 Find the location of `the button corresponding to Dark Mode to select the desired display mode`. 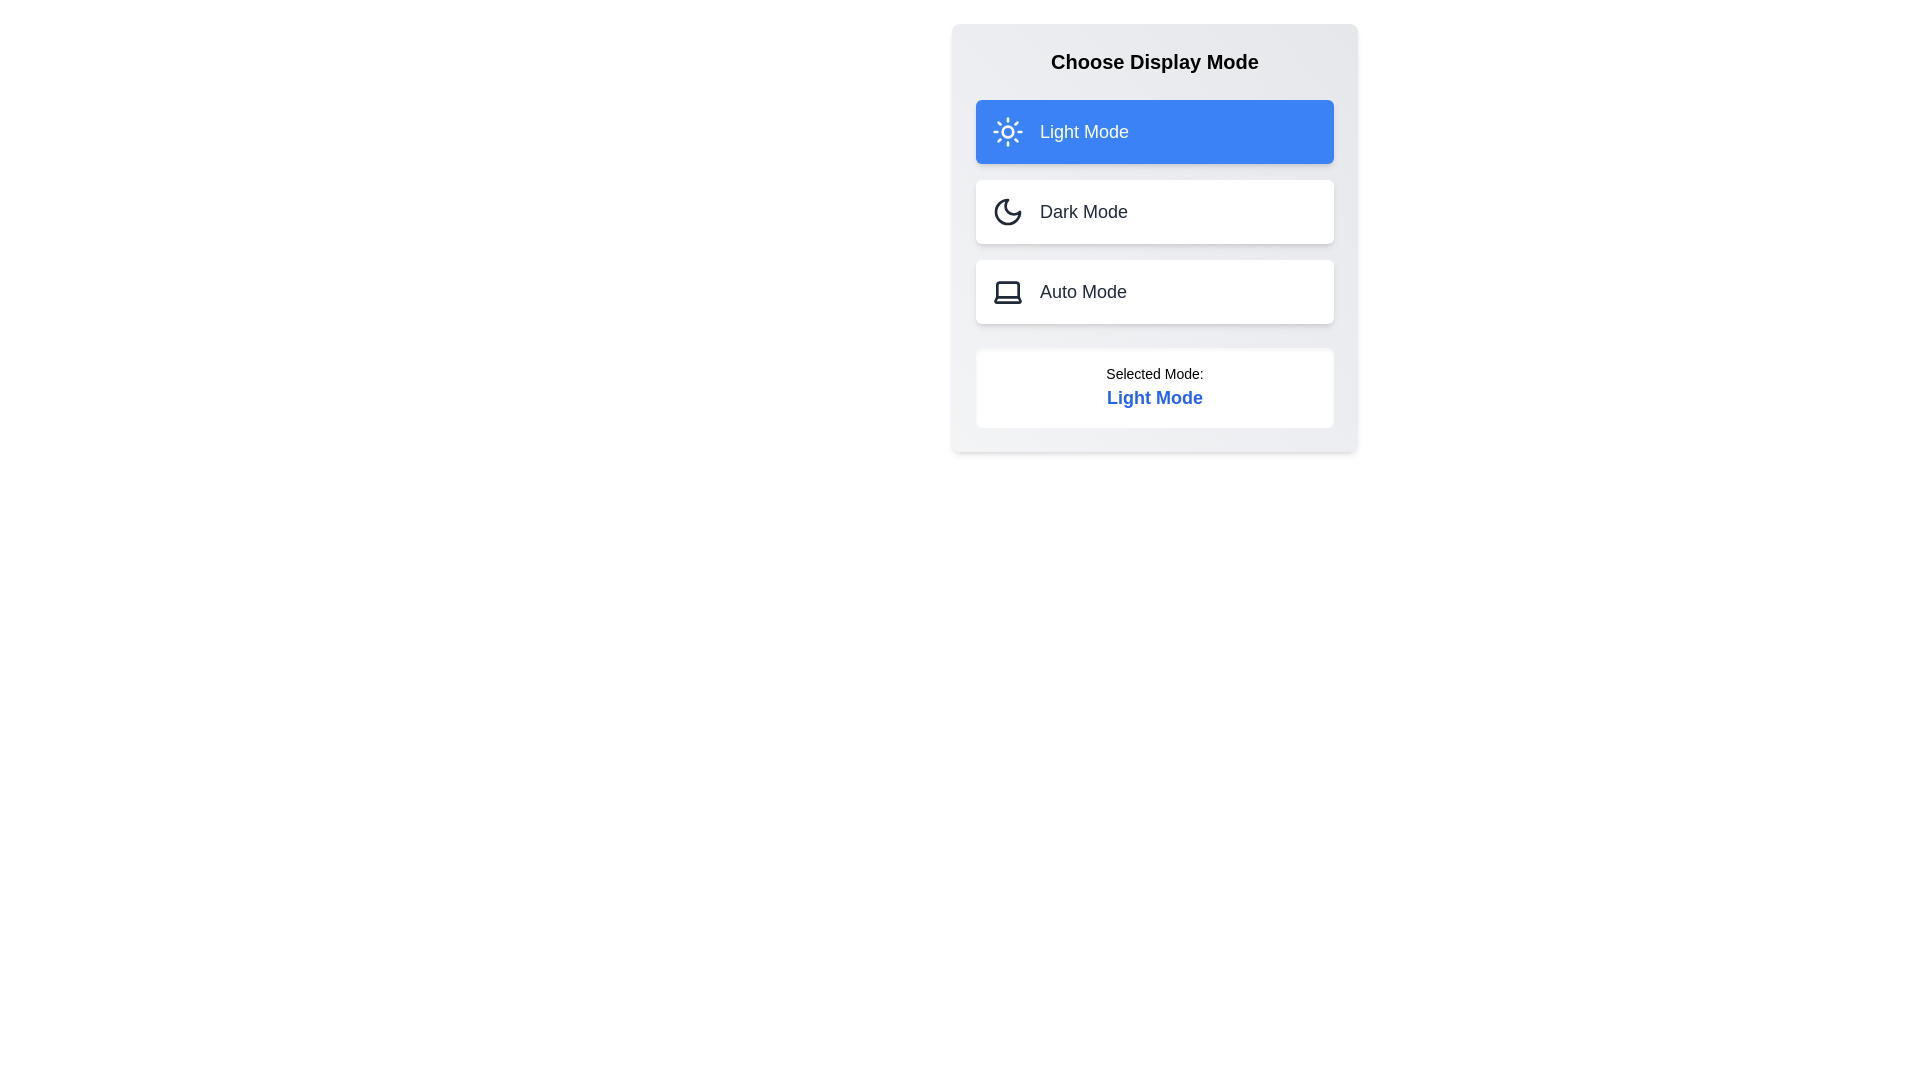

the button corresponding to Dark Mode to select the desired display mode is located at coordinates (1155, 212).